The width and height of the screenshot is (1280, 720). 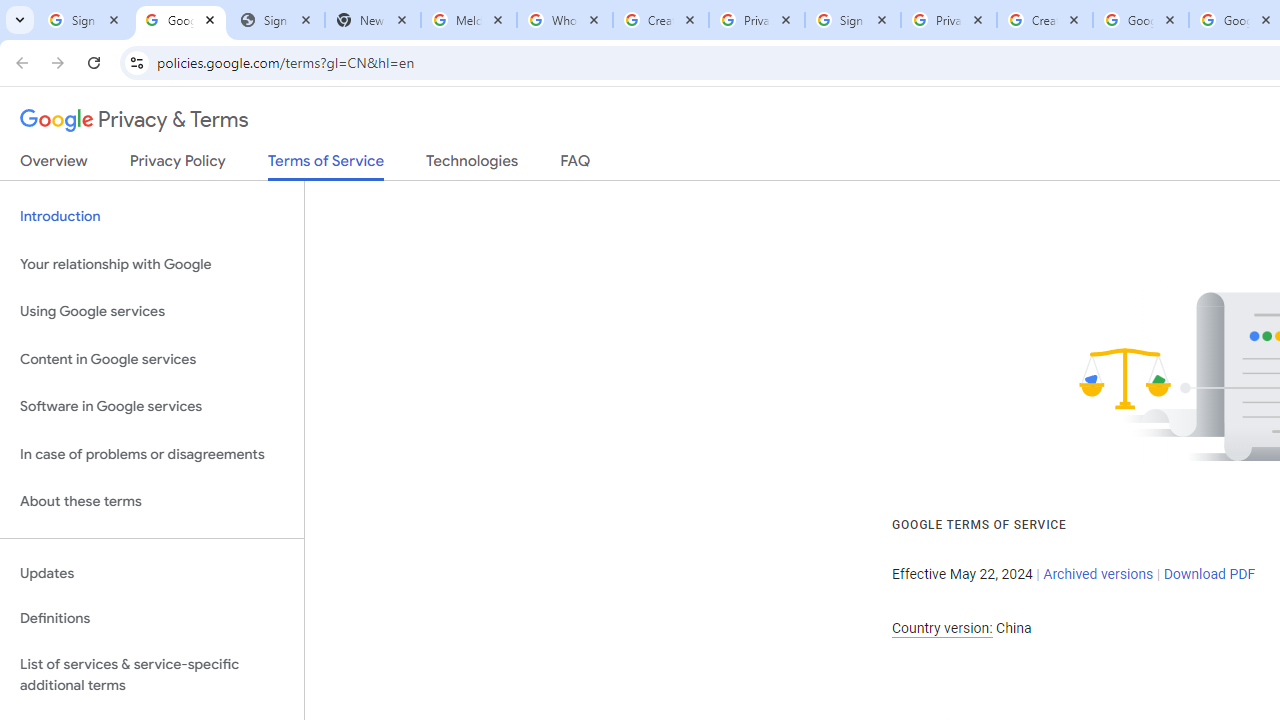 What do you see at coordinates (941, 627) in the screenshot?
I see `'Country version:'` at bounding box center [941, 627].